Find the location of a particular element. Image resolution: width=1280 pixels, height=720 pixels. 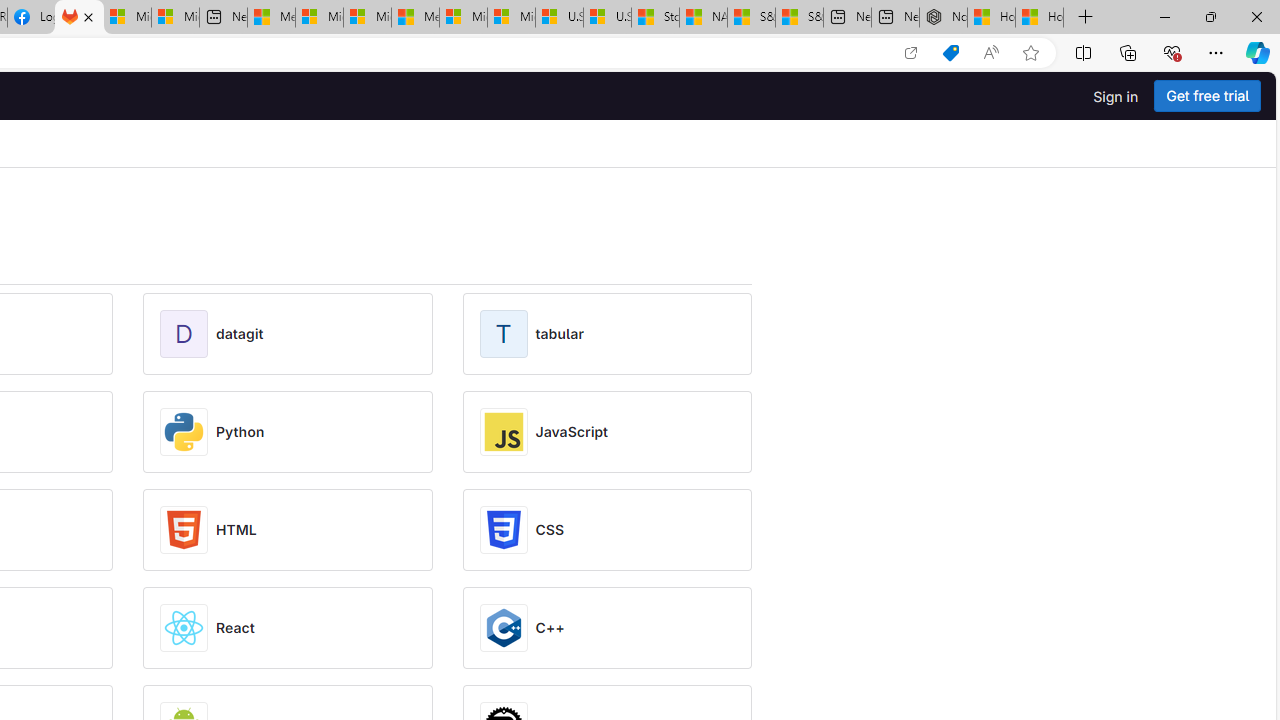

'Python' is located at coordinates (240, 431).